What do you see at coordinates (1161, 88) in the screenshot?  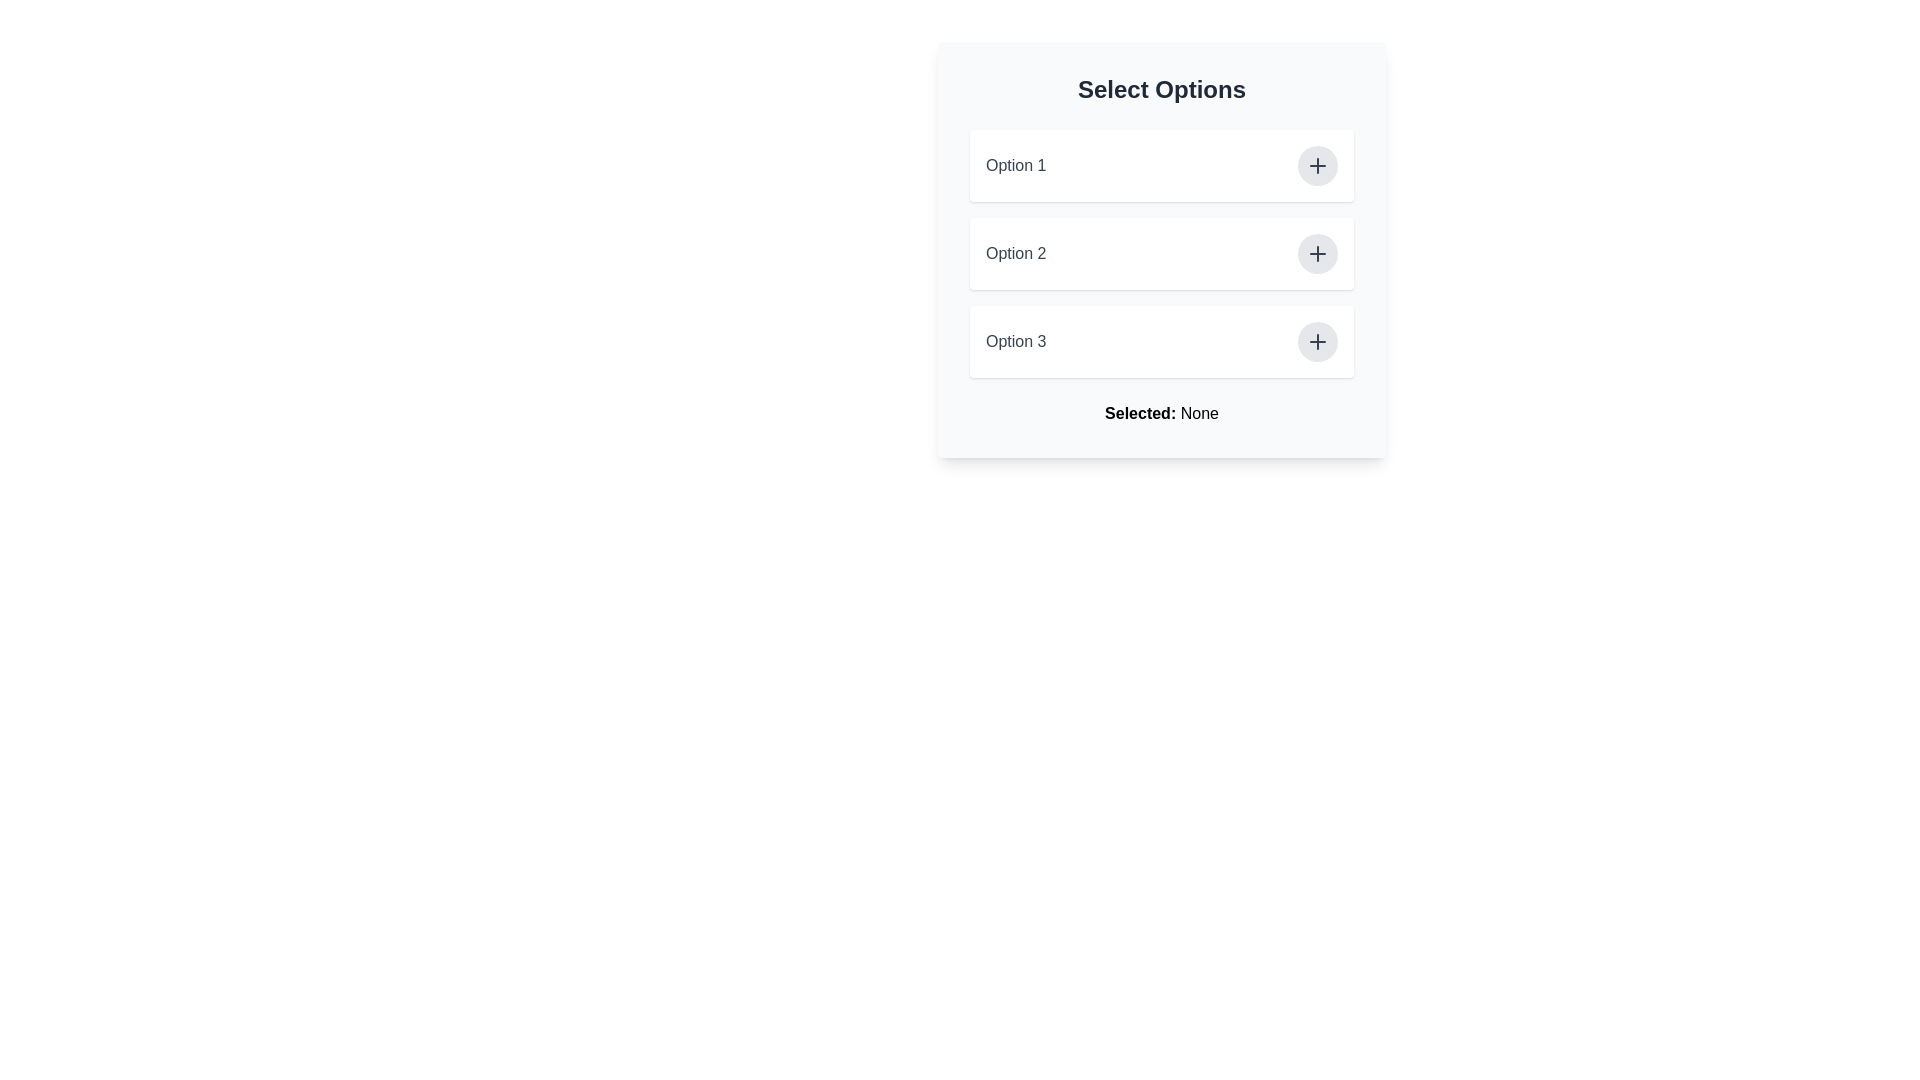 I see `the text label that serves as a title or instruction for selecting options in the card-like section, which is centrally placed at the top of the card` at bounding box center [1161, 88].